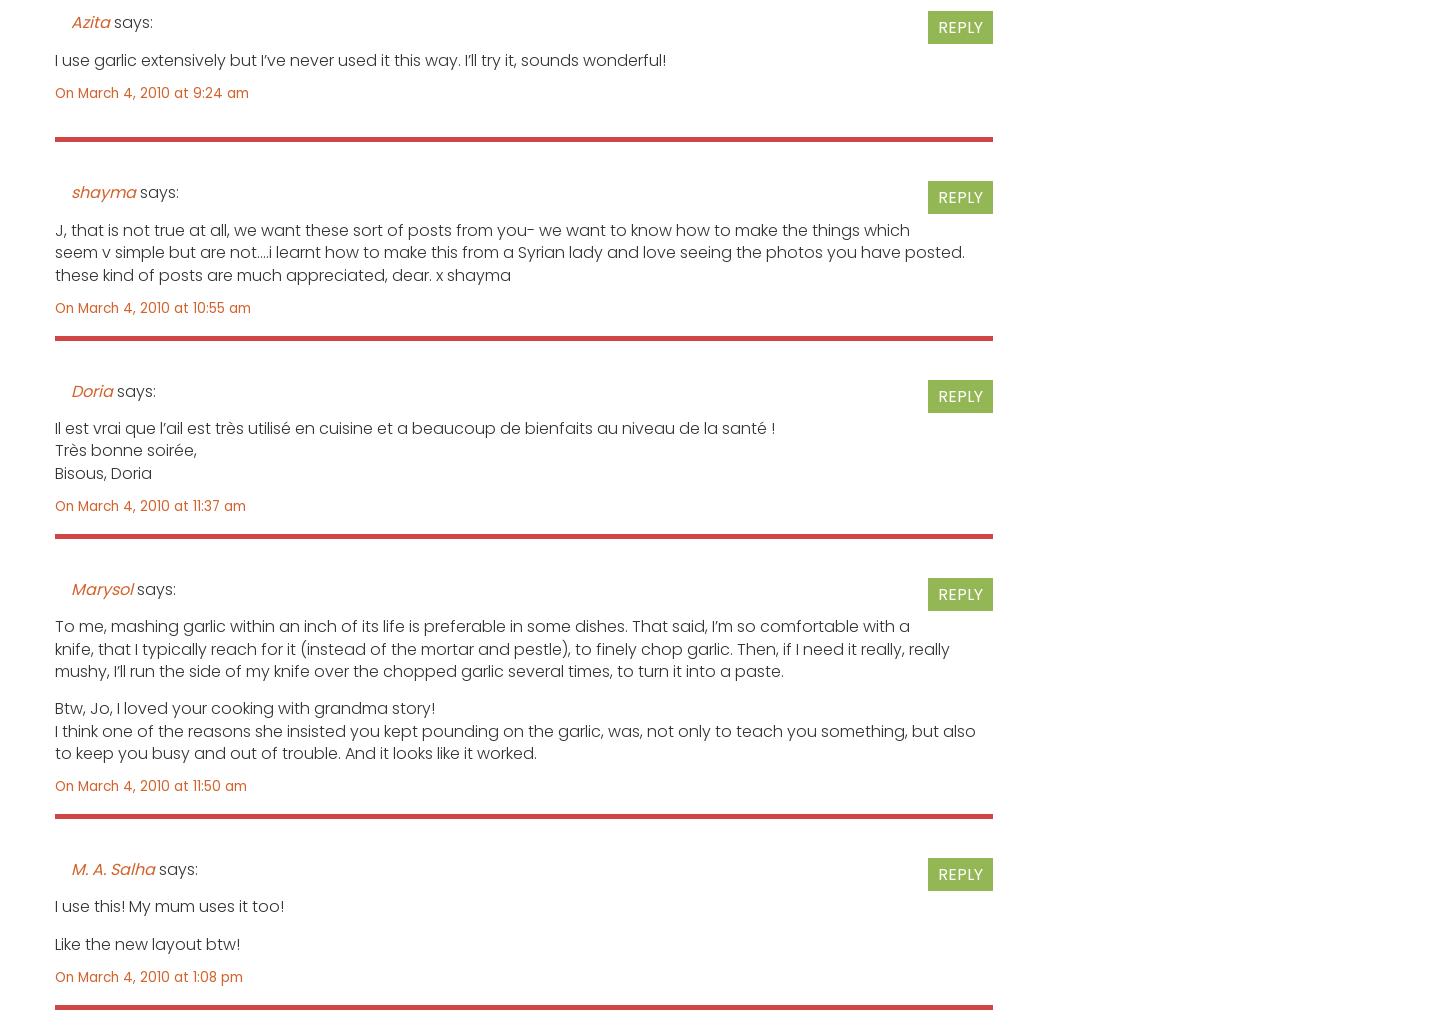  Describe the element at coordinates (413, 427) in the screenshot. I see `'Il est vrai que l’ail est très utilisé en cuisine et a beaucoup de bienfaits au niveau de la santé !'` at that location.